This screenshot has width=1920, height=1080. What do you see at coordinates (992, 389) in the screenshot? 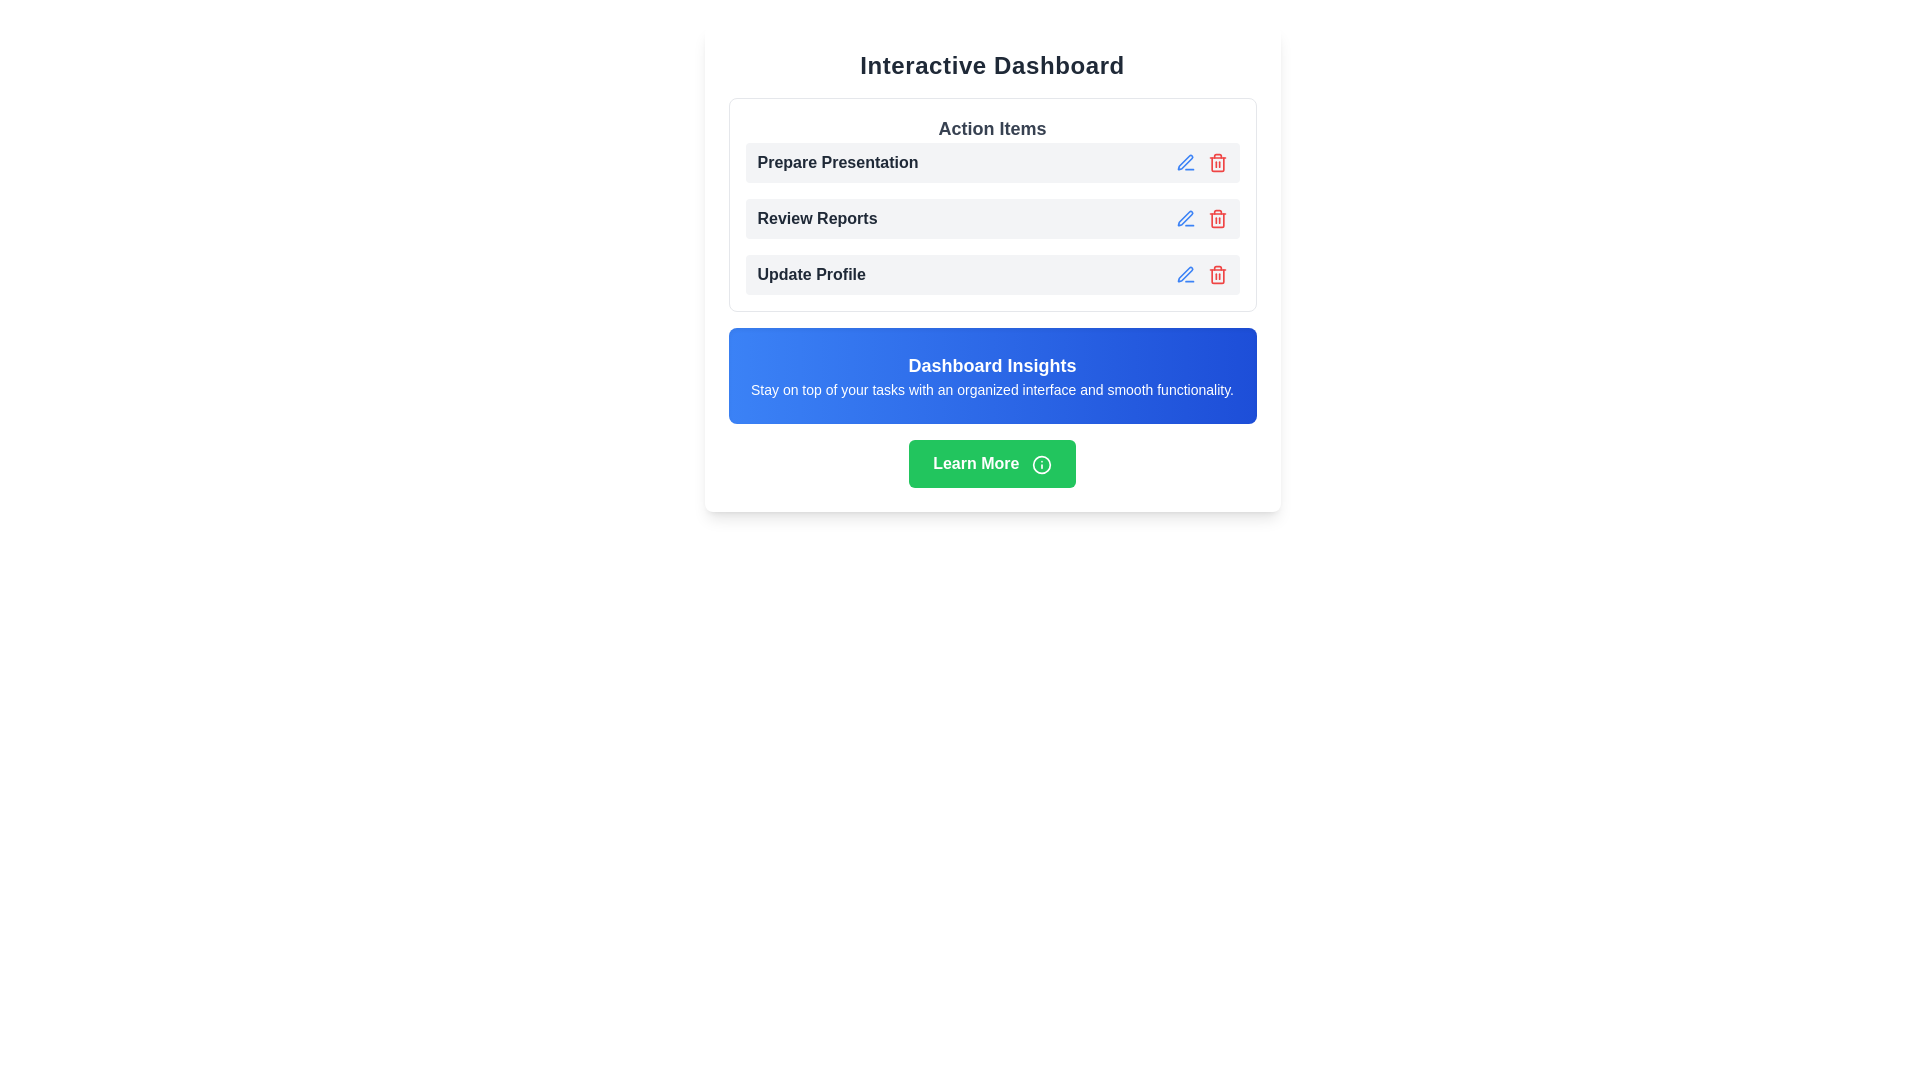
I see `the static text that reads 'Stay on top of your tasks with an organized interface and smooth functionality.' located below 'Dashboard Insights' in a blue rectangular section` at bounding box center [992, 389].